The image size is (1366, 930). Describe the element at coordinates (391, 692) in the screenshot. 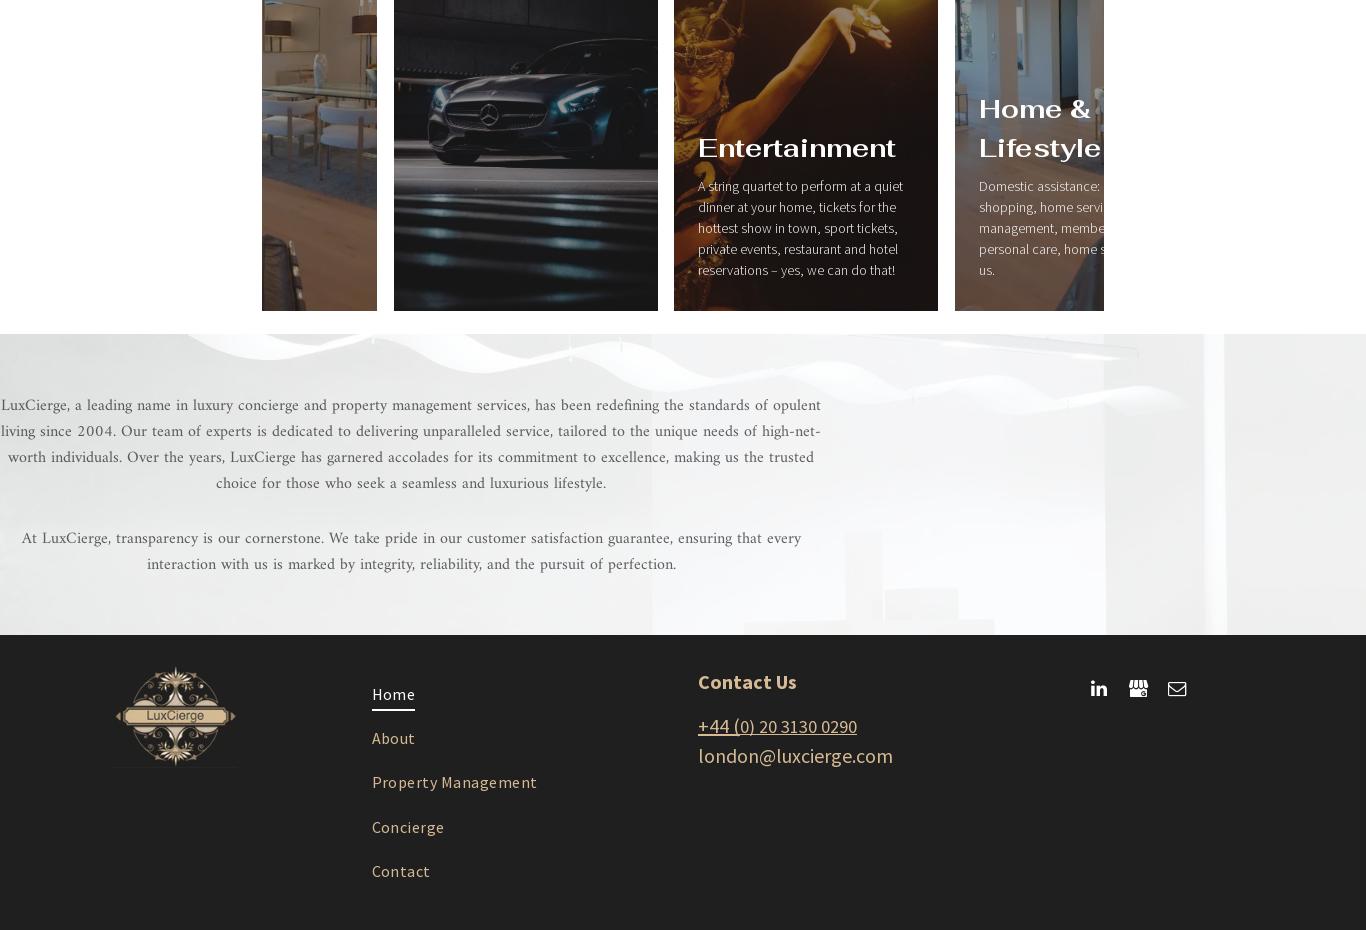

I see `'Home'` at that location.